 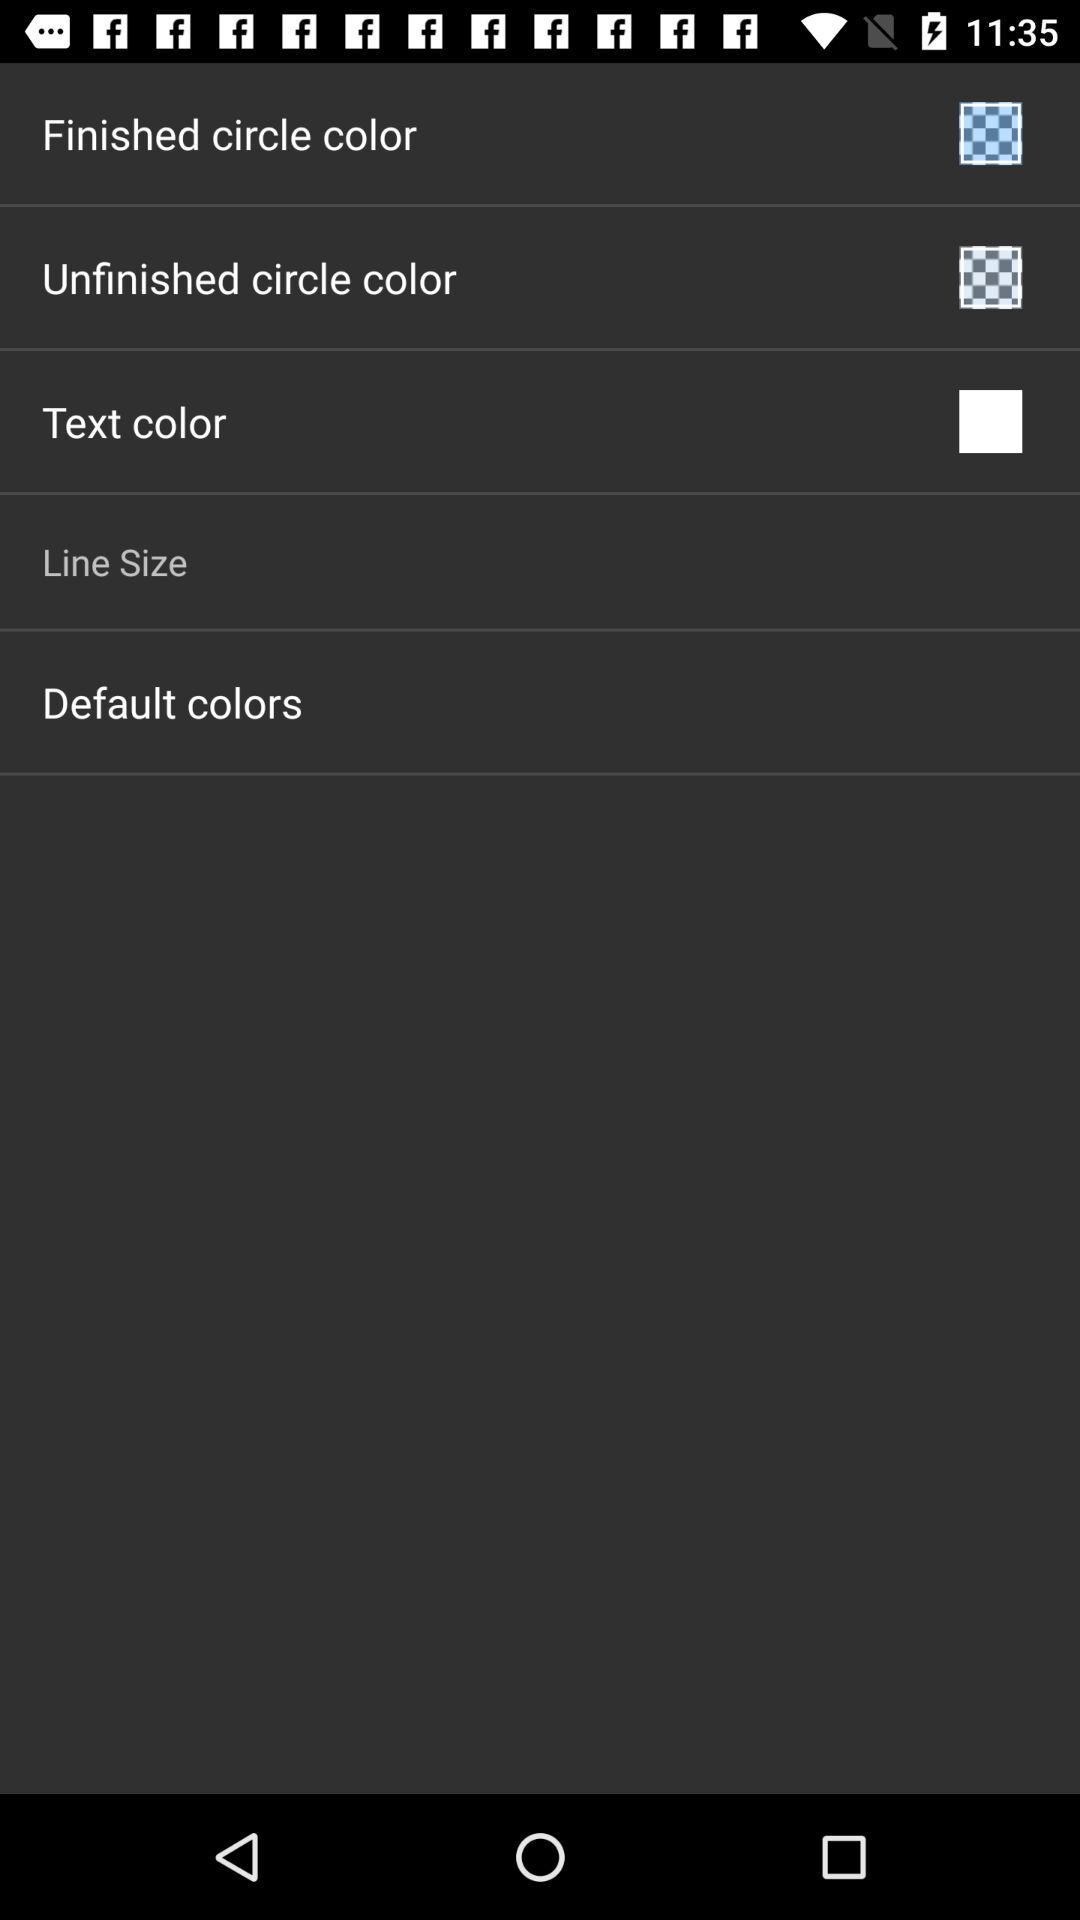 I want to click on text color icon, so click(x=134, y=420).